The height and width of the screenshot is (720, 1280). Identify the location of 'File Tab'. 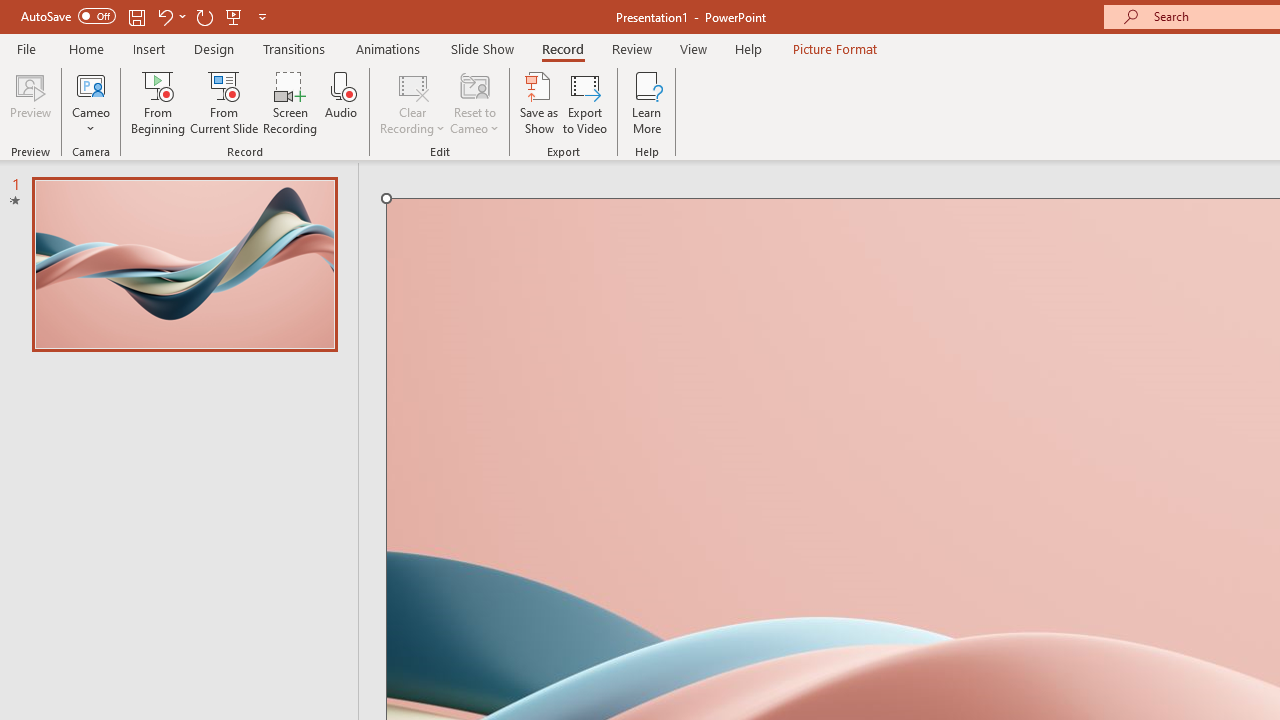
(26, 47).